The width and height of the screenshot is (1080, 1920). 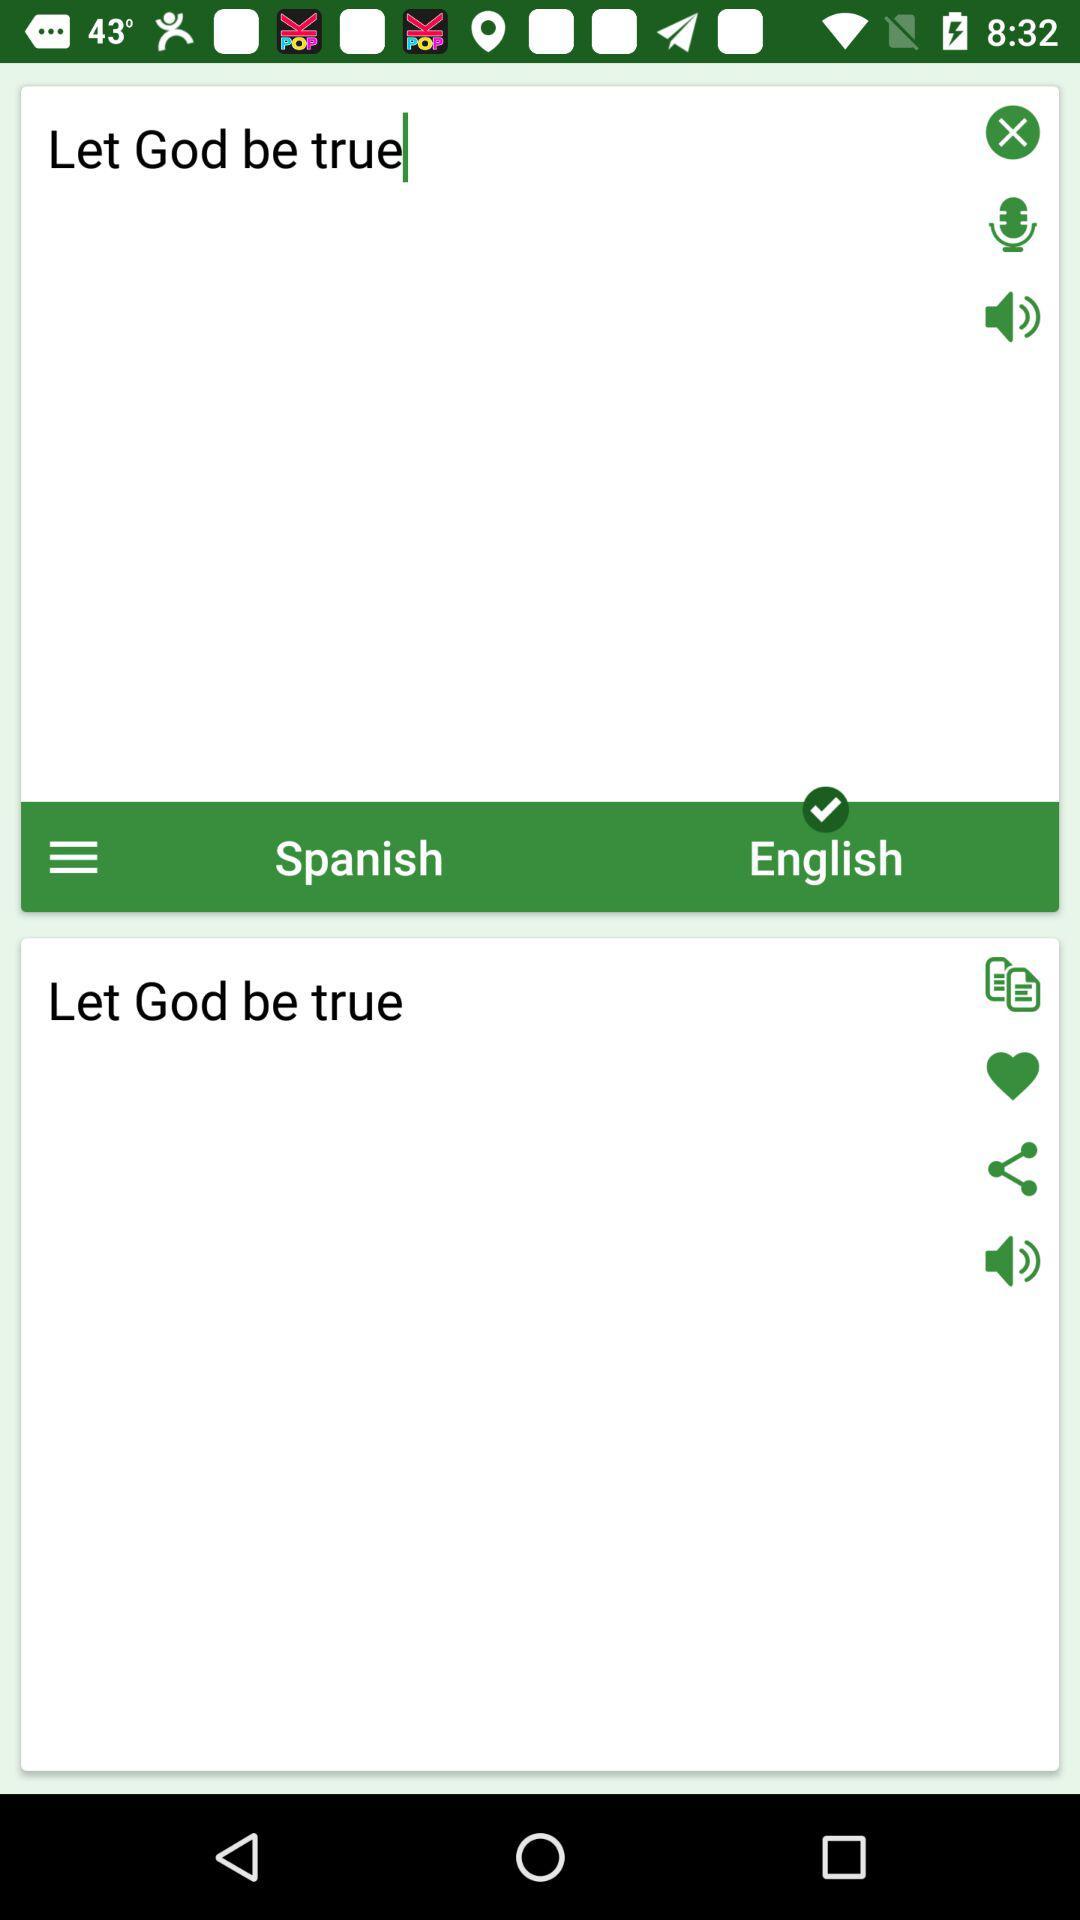 I want to click on show the menu options, so click(x=72, y=856).